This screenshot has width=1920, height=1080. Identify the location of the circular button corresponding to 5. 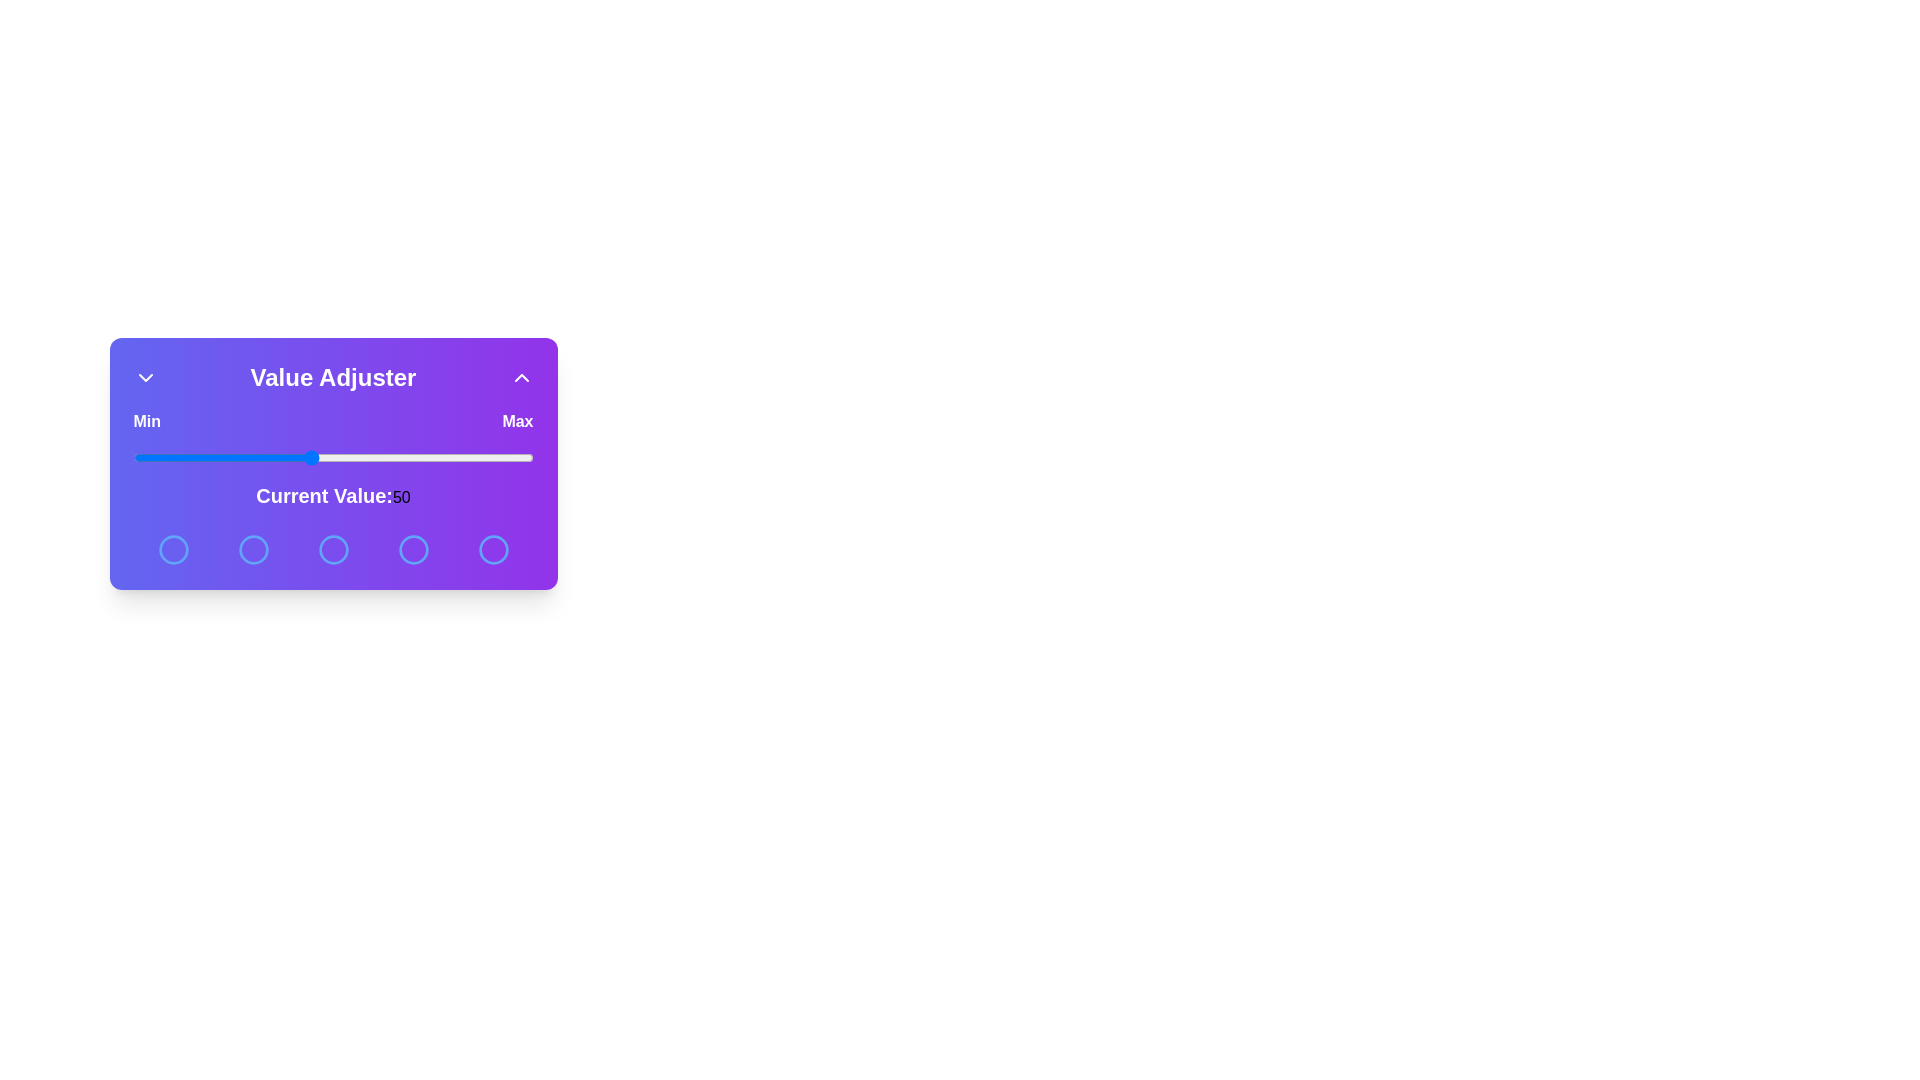
(493, 550).